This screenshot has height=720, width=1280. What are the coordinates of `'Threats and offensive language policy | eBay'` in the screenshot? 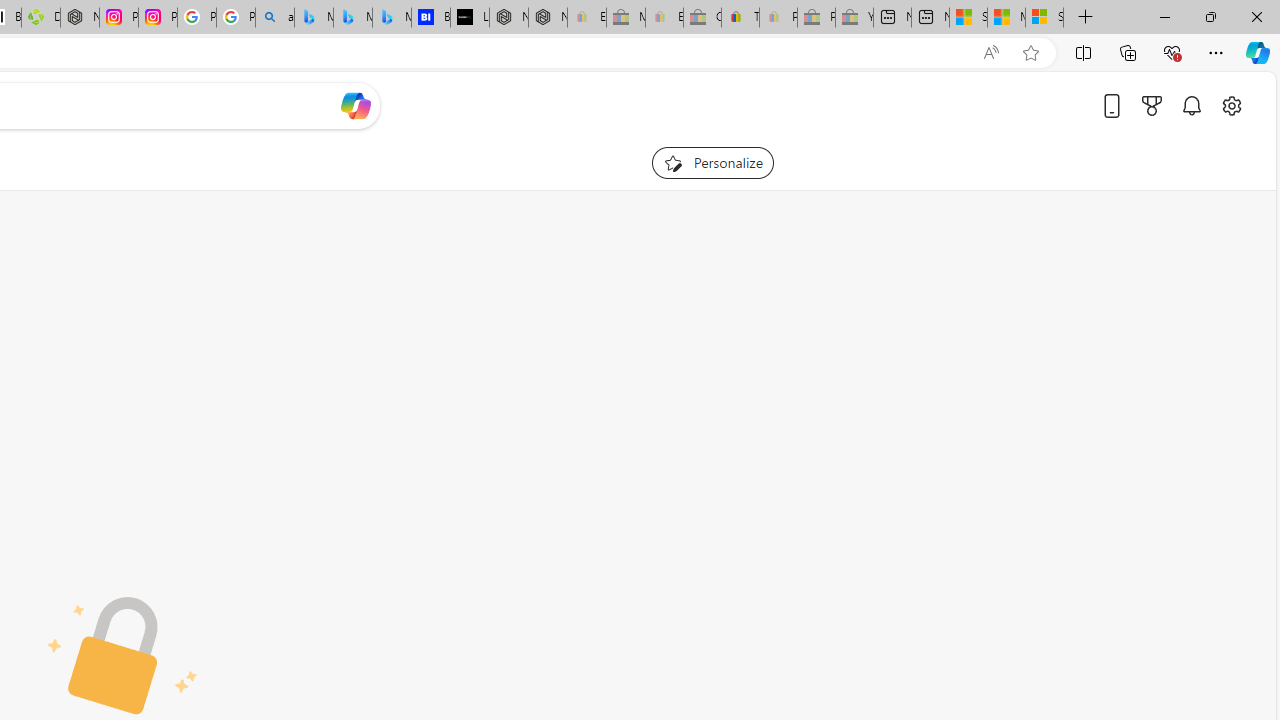 It's located at (739, 17).